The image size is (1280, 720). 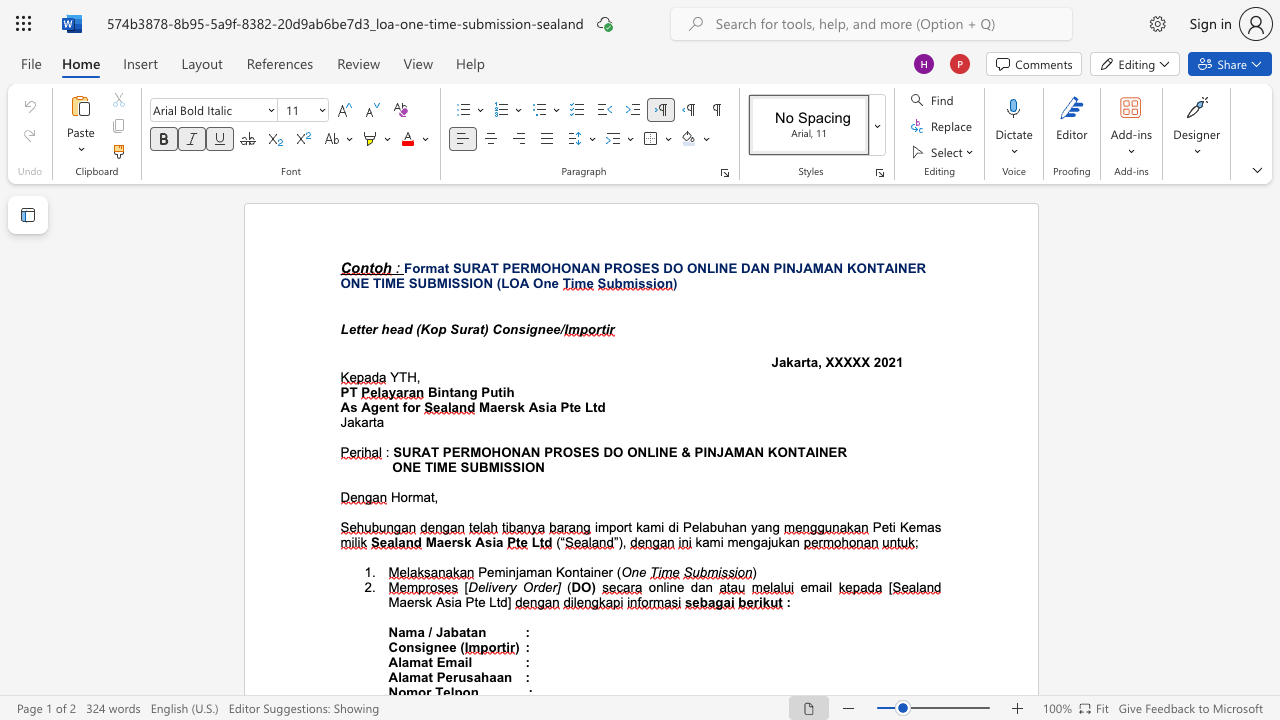 I want to click on the subset text "usahaan" within the text "Alamat Perusahaan", so click(x=457, y=676).